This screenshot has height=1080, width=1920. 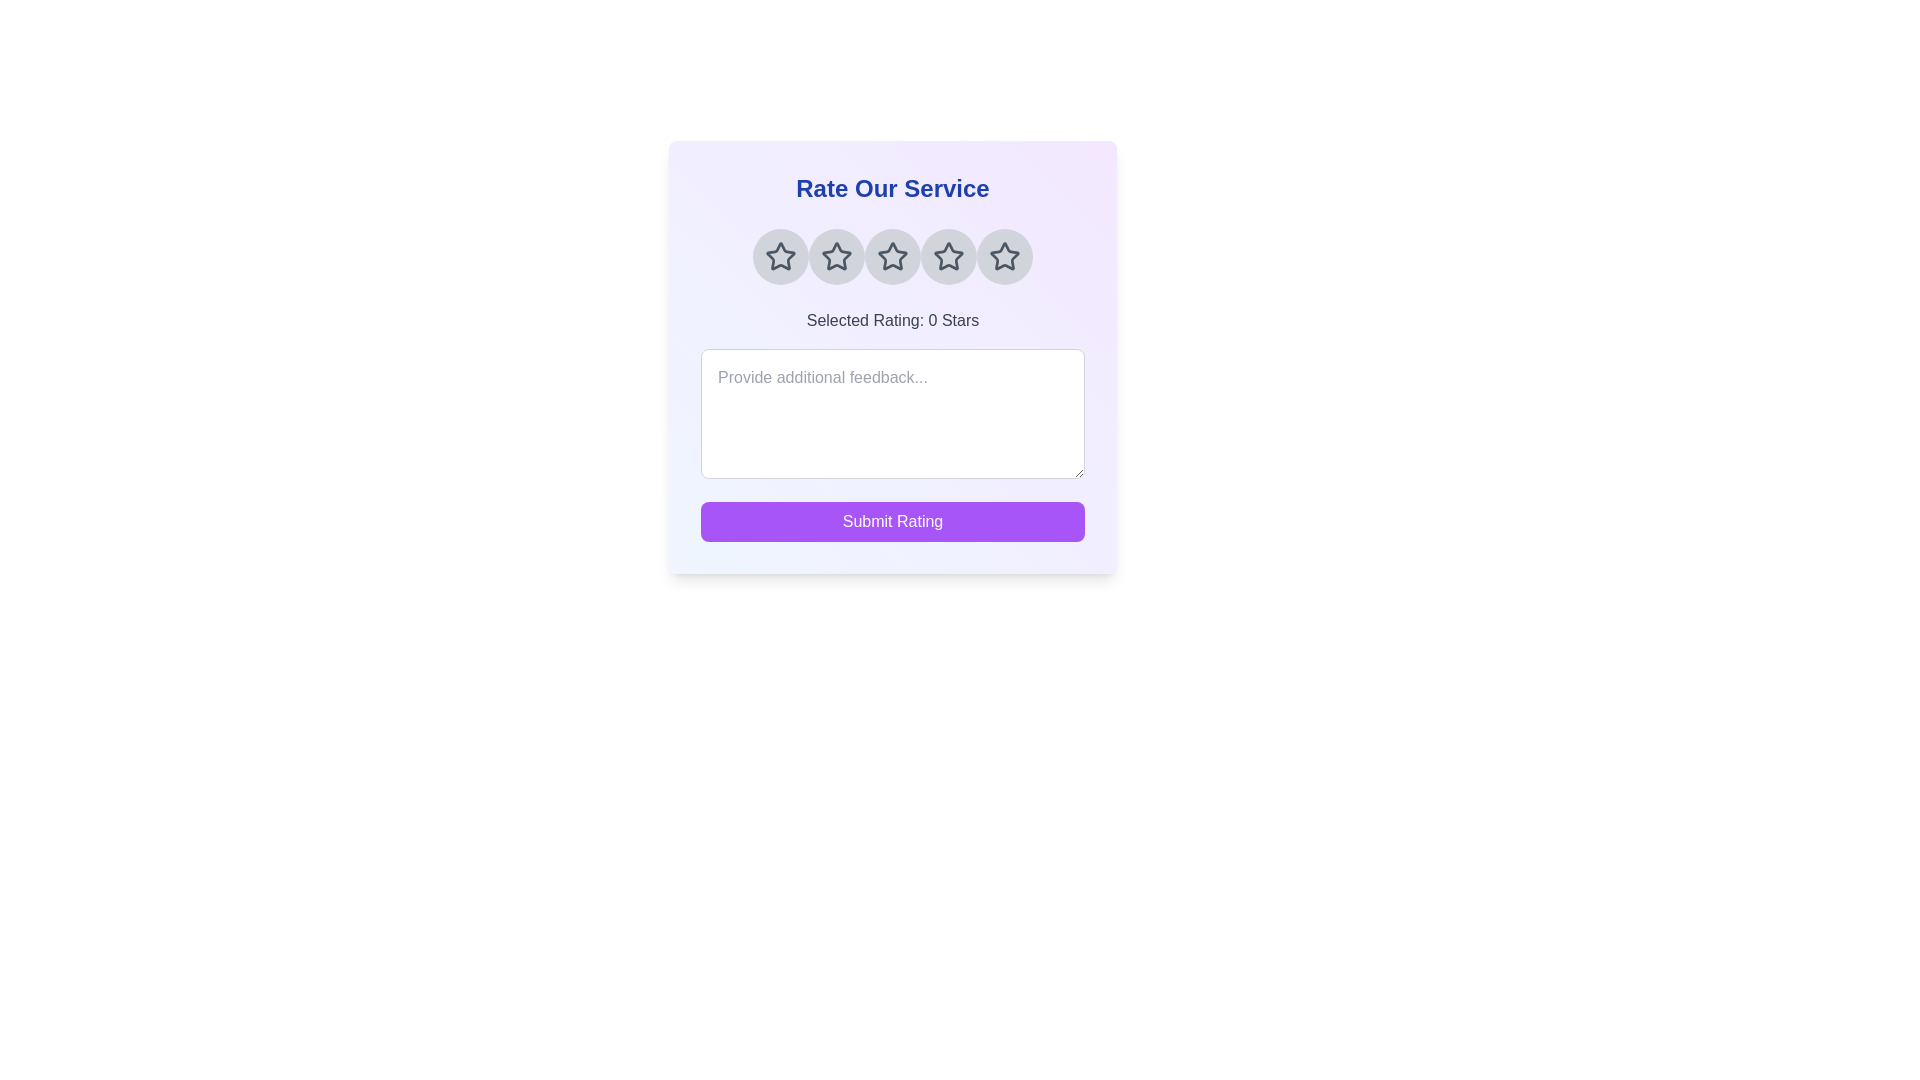 What do you see at coordinates (891, 520) in the screenshot?
I see `'Submit Rating' button` at bounding box center [891, 520].